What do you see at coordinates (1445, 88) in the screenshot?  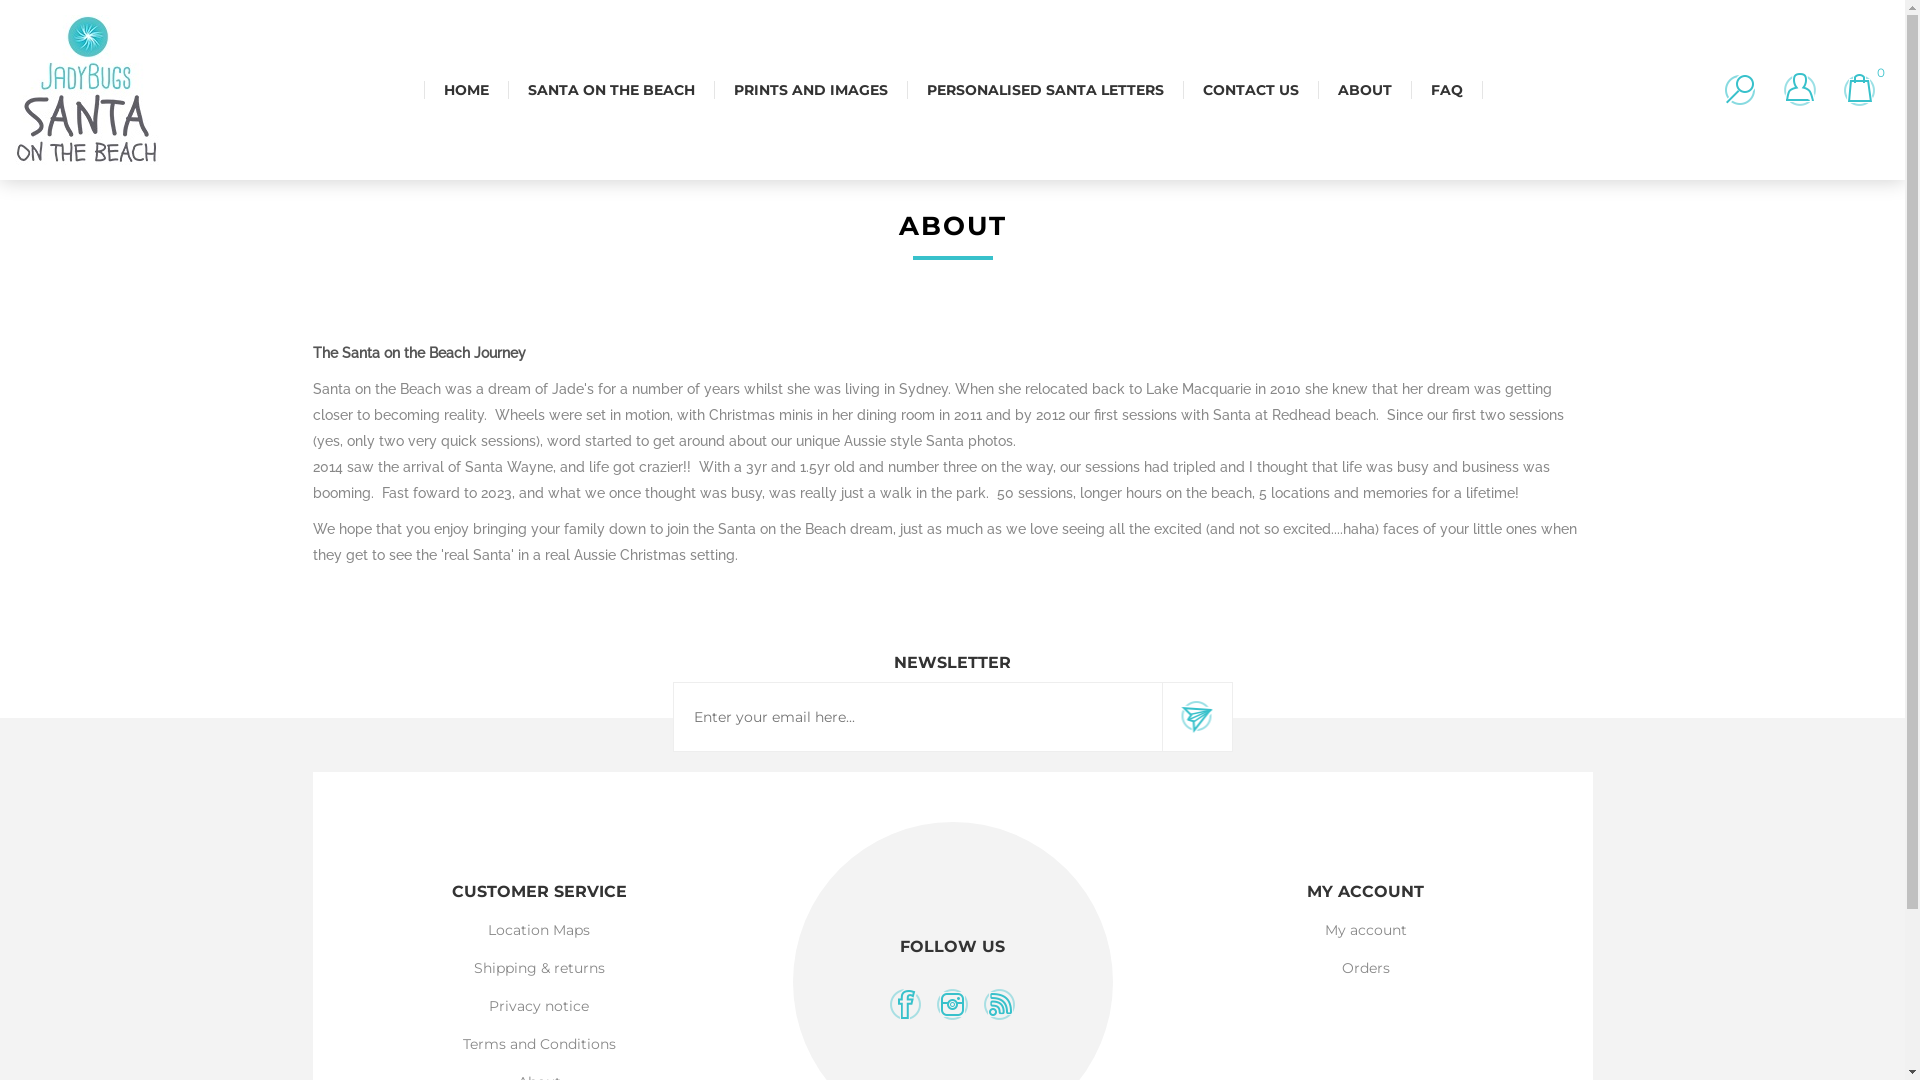 I see `'FAQ'` at bounding box center [1445, 88].